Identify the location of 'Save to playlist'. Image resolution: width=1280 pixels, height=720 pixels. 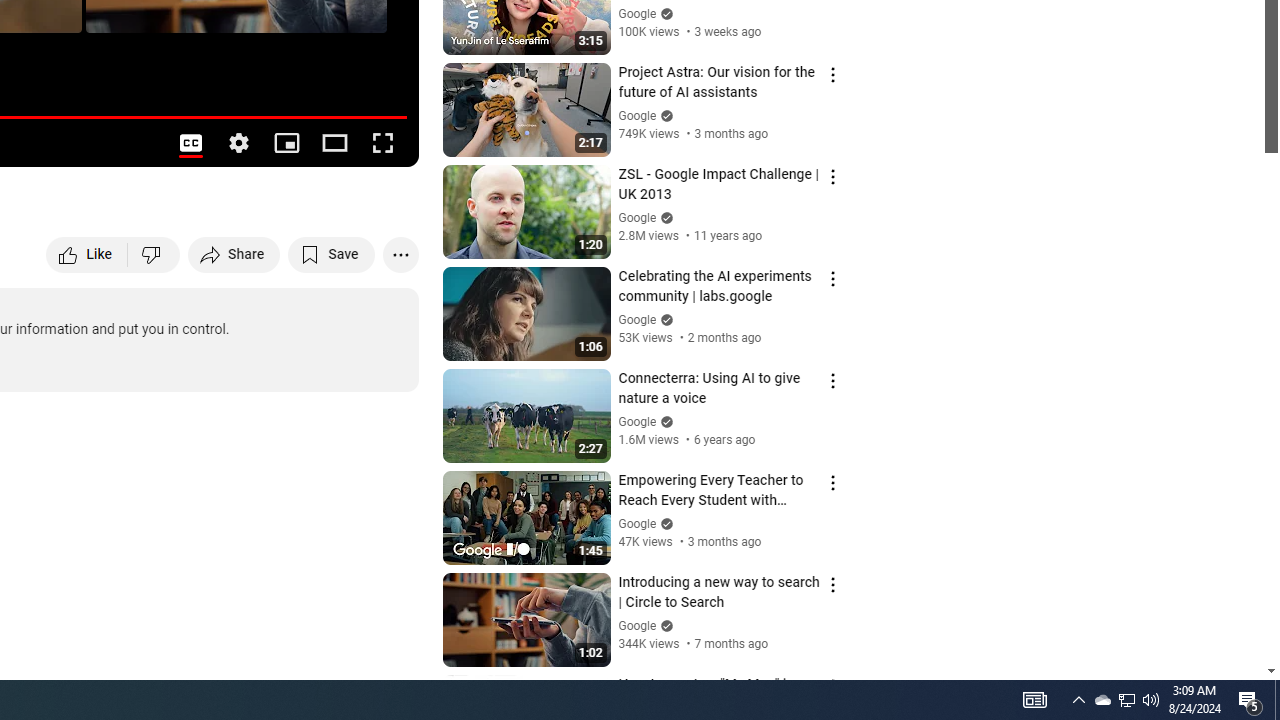
(331, 253).